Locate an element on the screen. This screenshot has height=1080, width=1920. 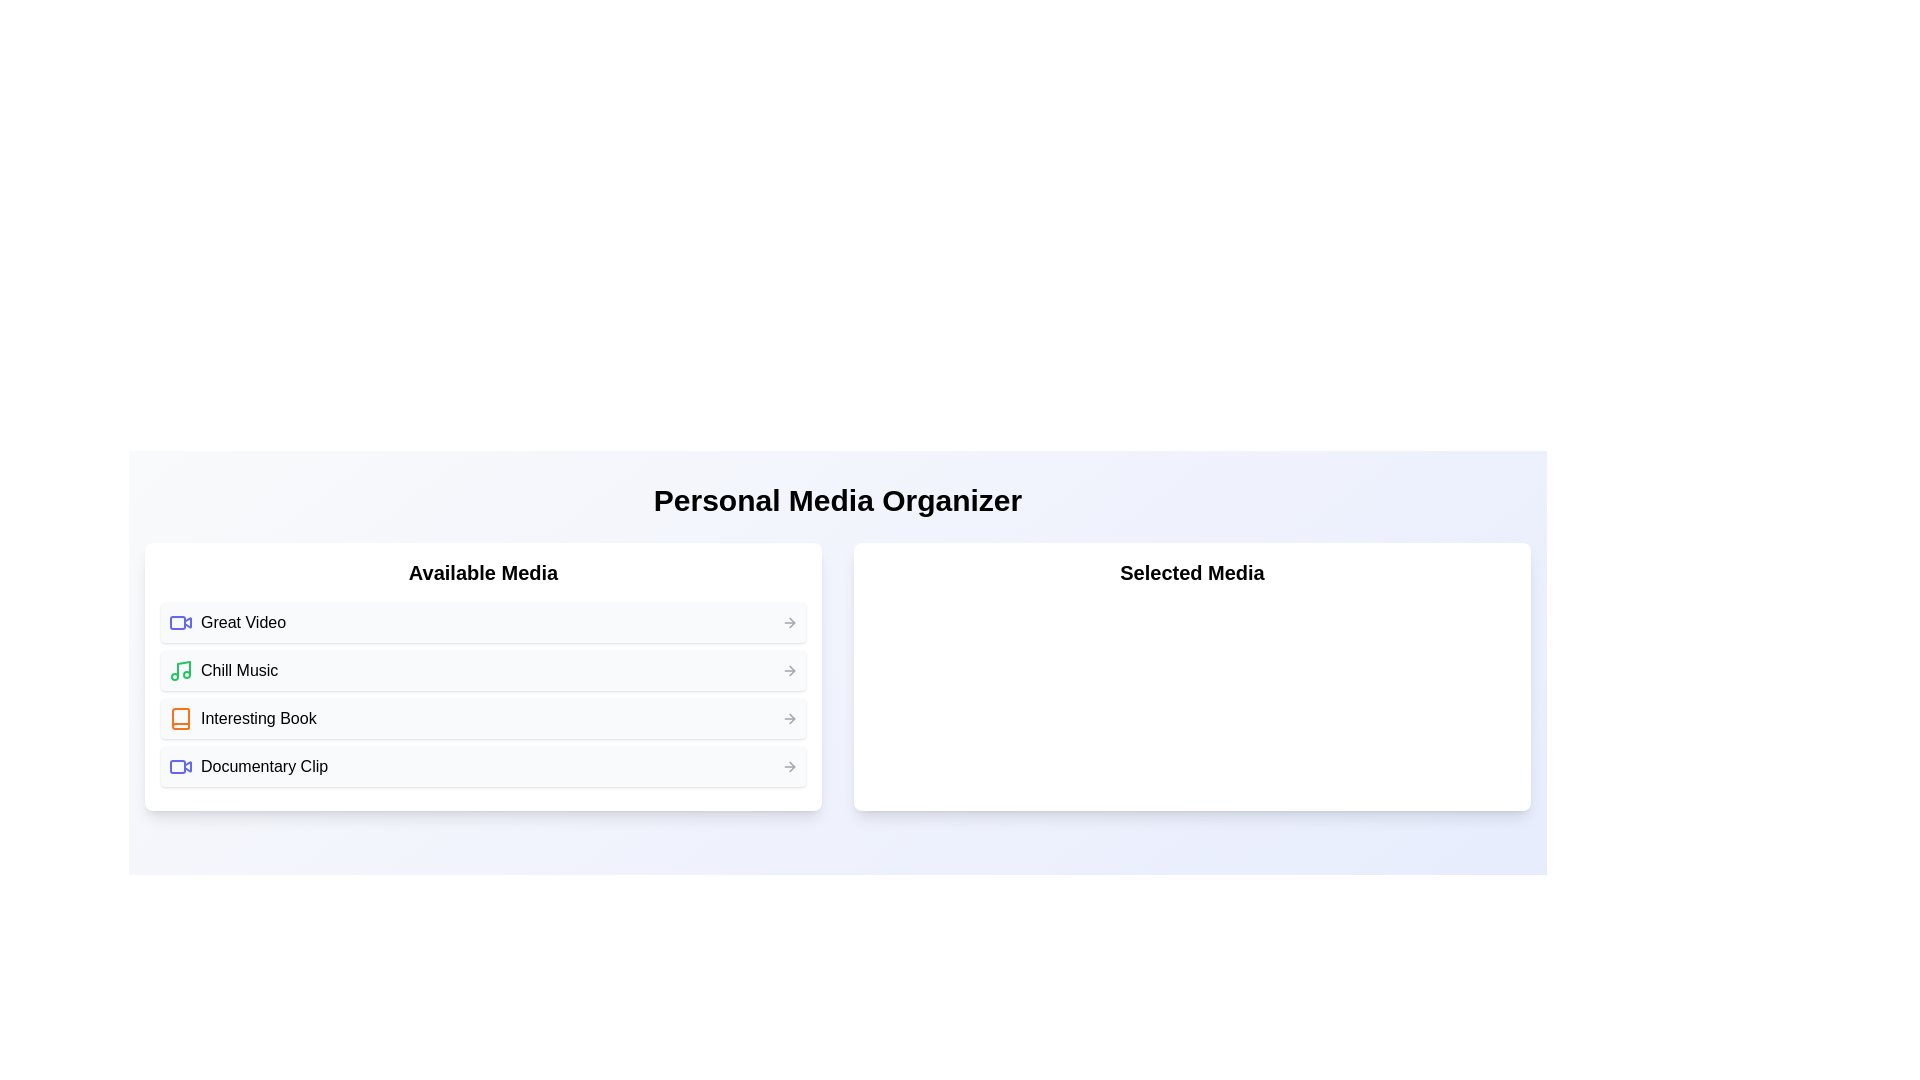
the book icon in the 'Available Media' section, which is the third icon from the top next to the 'Interesting Book' text entry is located at coordinates (181, 717).